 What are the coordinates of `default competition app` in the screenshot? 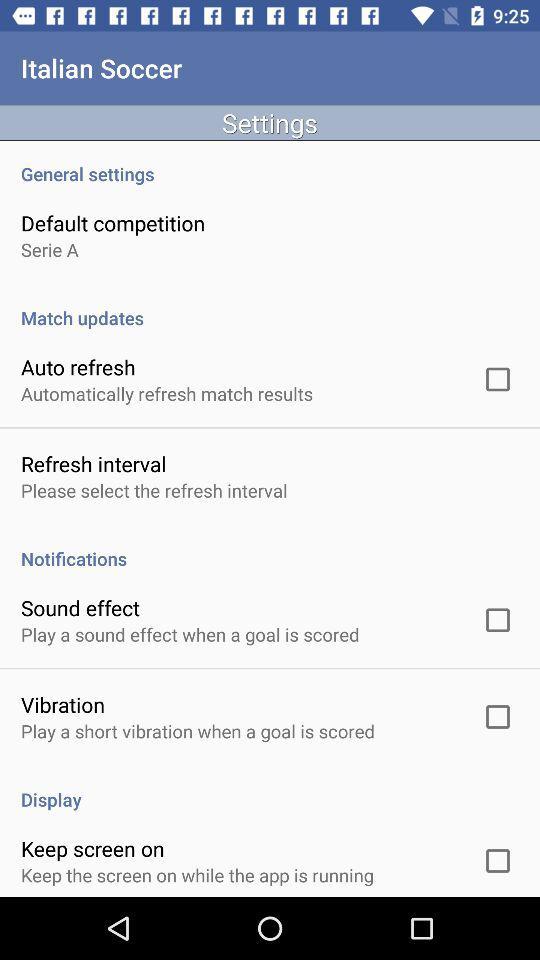 It's located at (113, 223).